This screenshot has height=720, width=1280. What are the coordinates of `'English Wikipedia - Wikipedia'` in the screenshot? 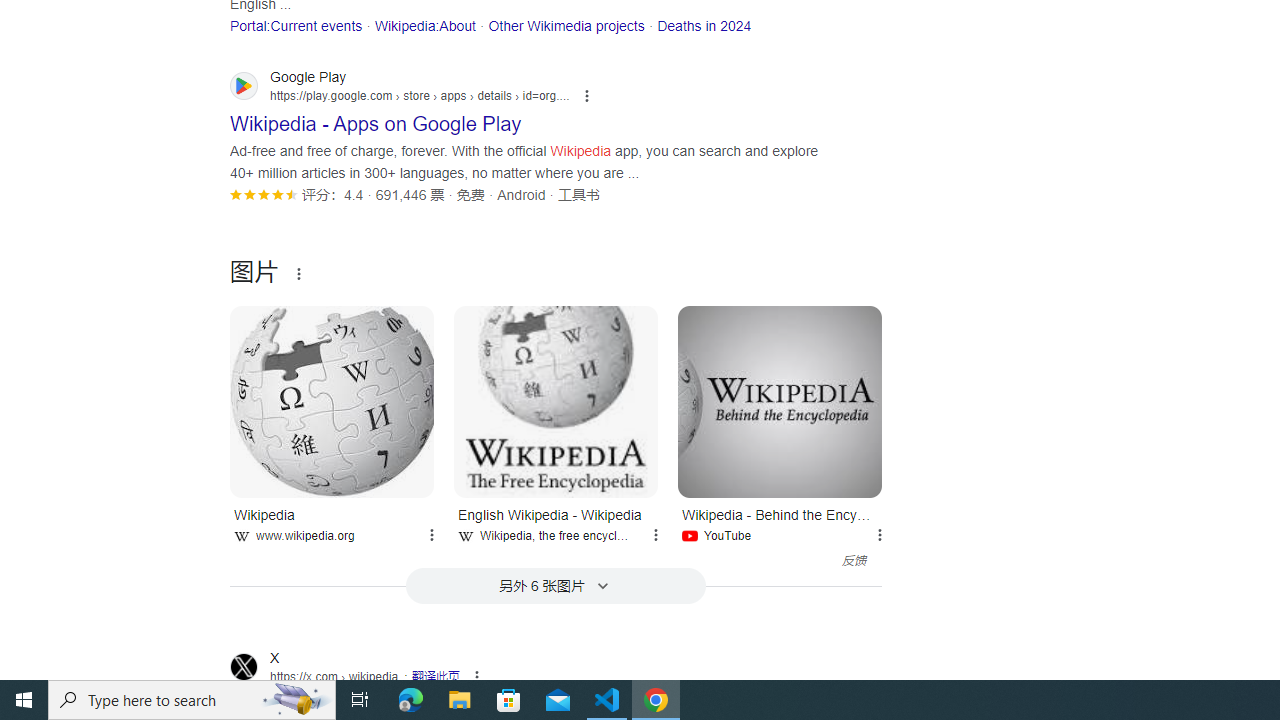 It's located at (556, 401).